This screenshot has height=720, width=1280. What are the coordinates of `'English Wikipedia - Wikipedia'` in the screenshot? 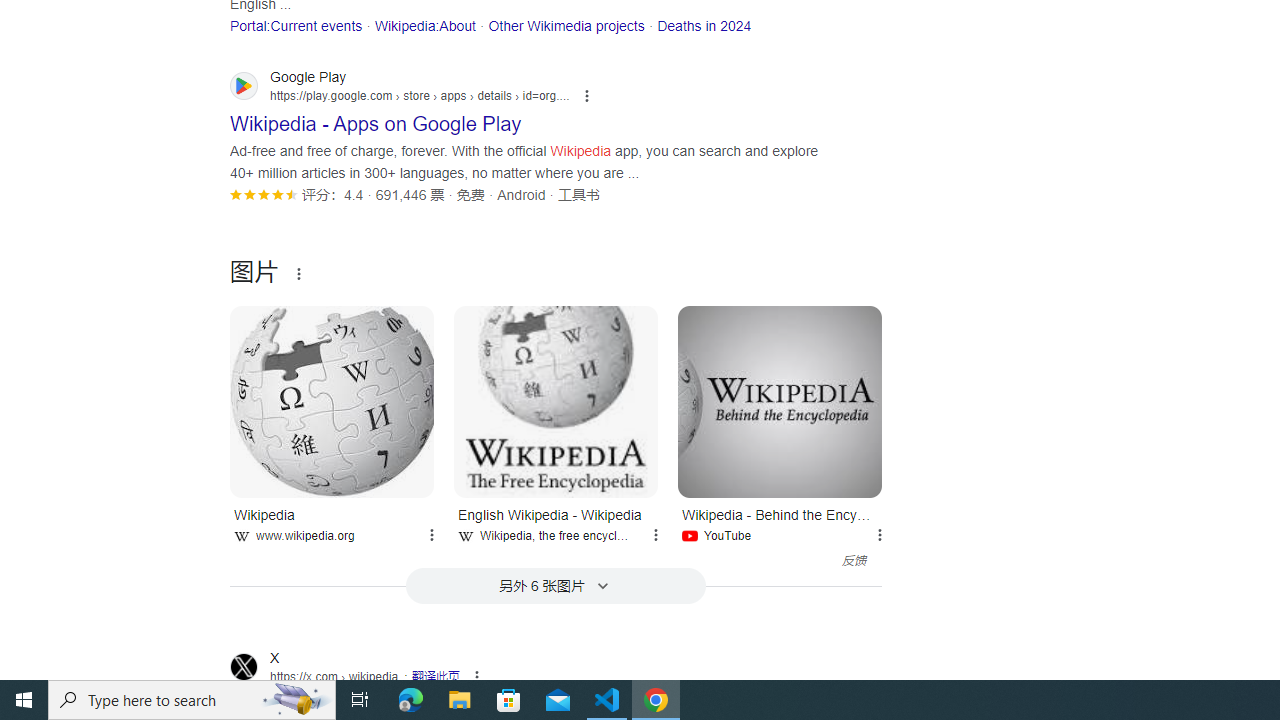 It's located at (556, 401).